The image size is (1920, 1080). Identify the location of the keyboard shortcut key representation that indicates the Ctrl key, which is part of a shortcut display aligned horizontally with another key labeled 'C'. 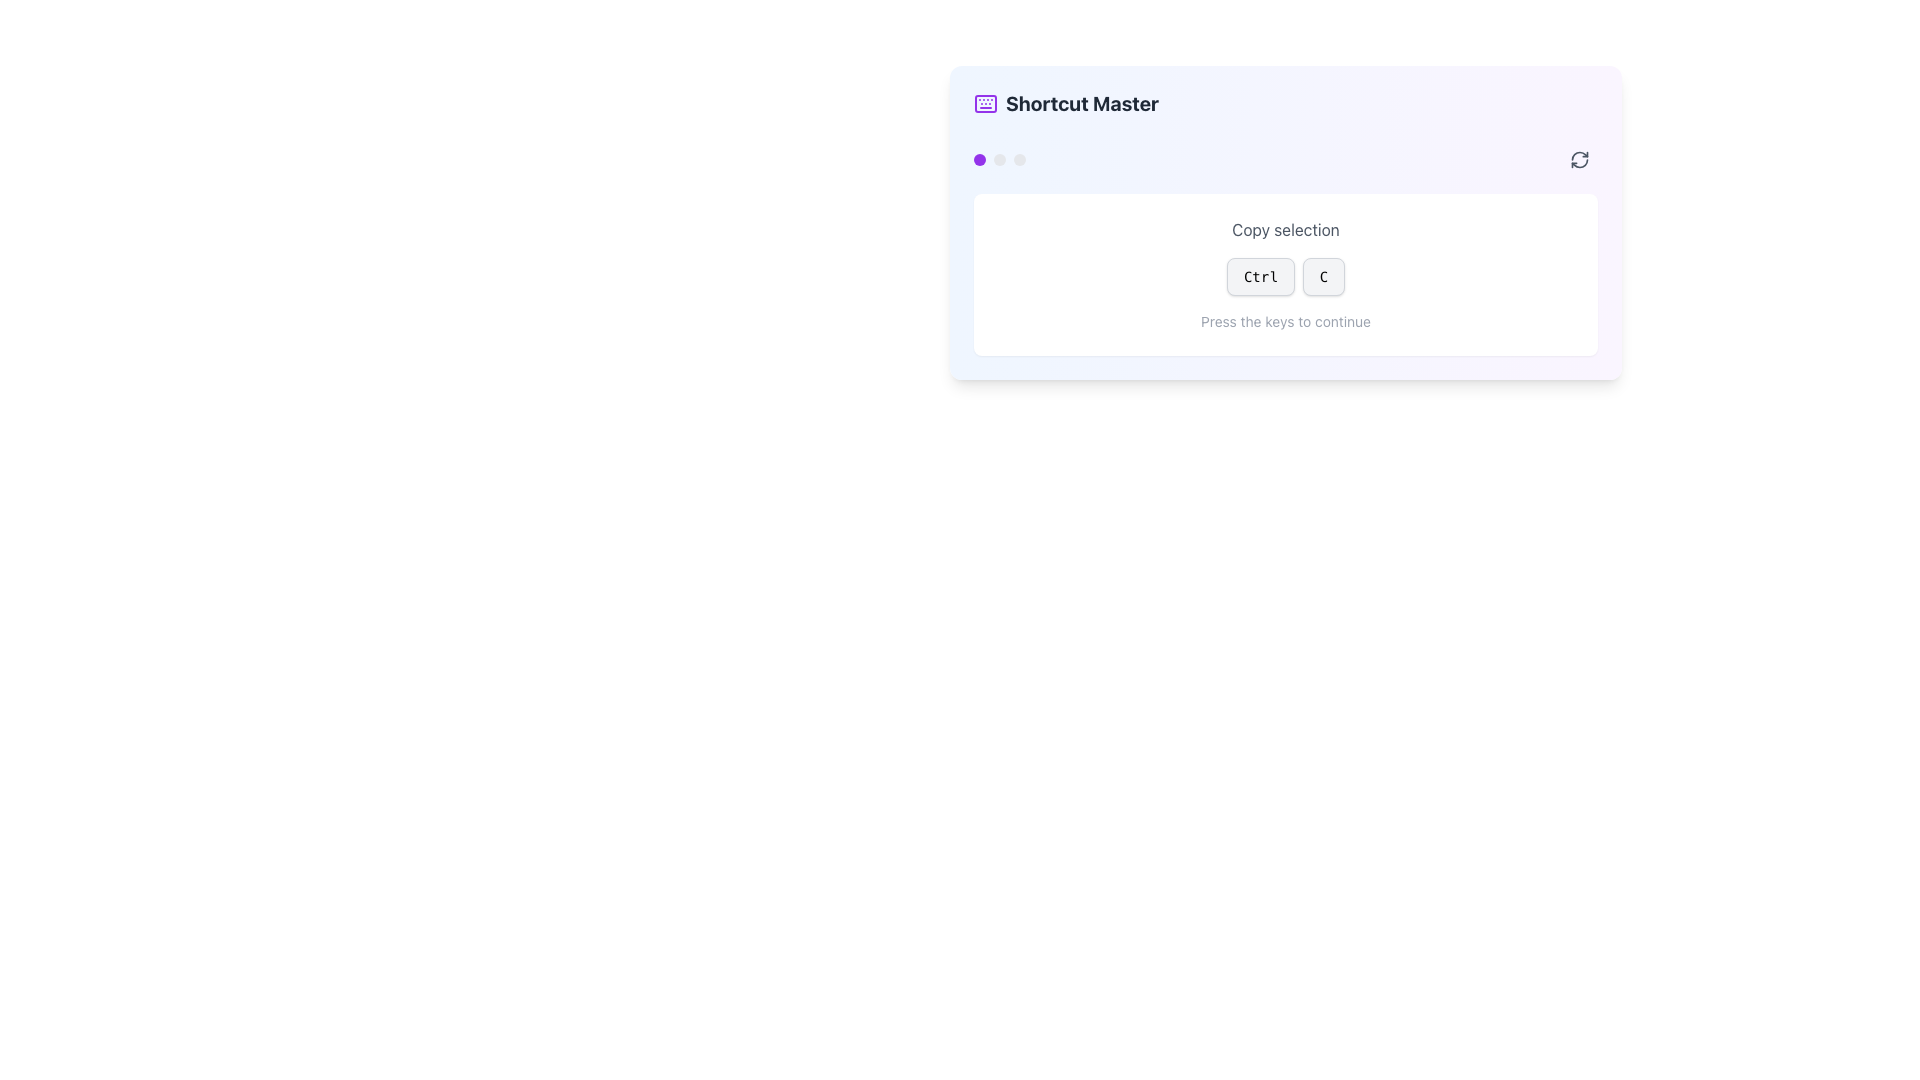
(1286, 276).